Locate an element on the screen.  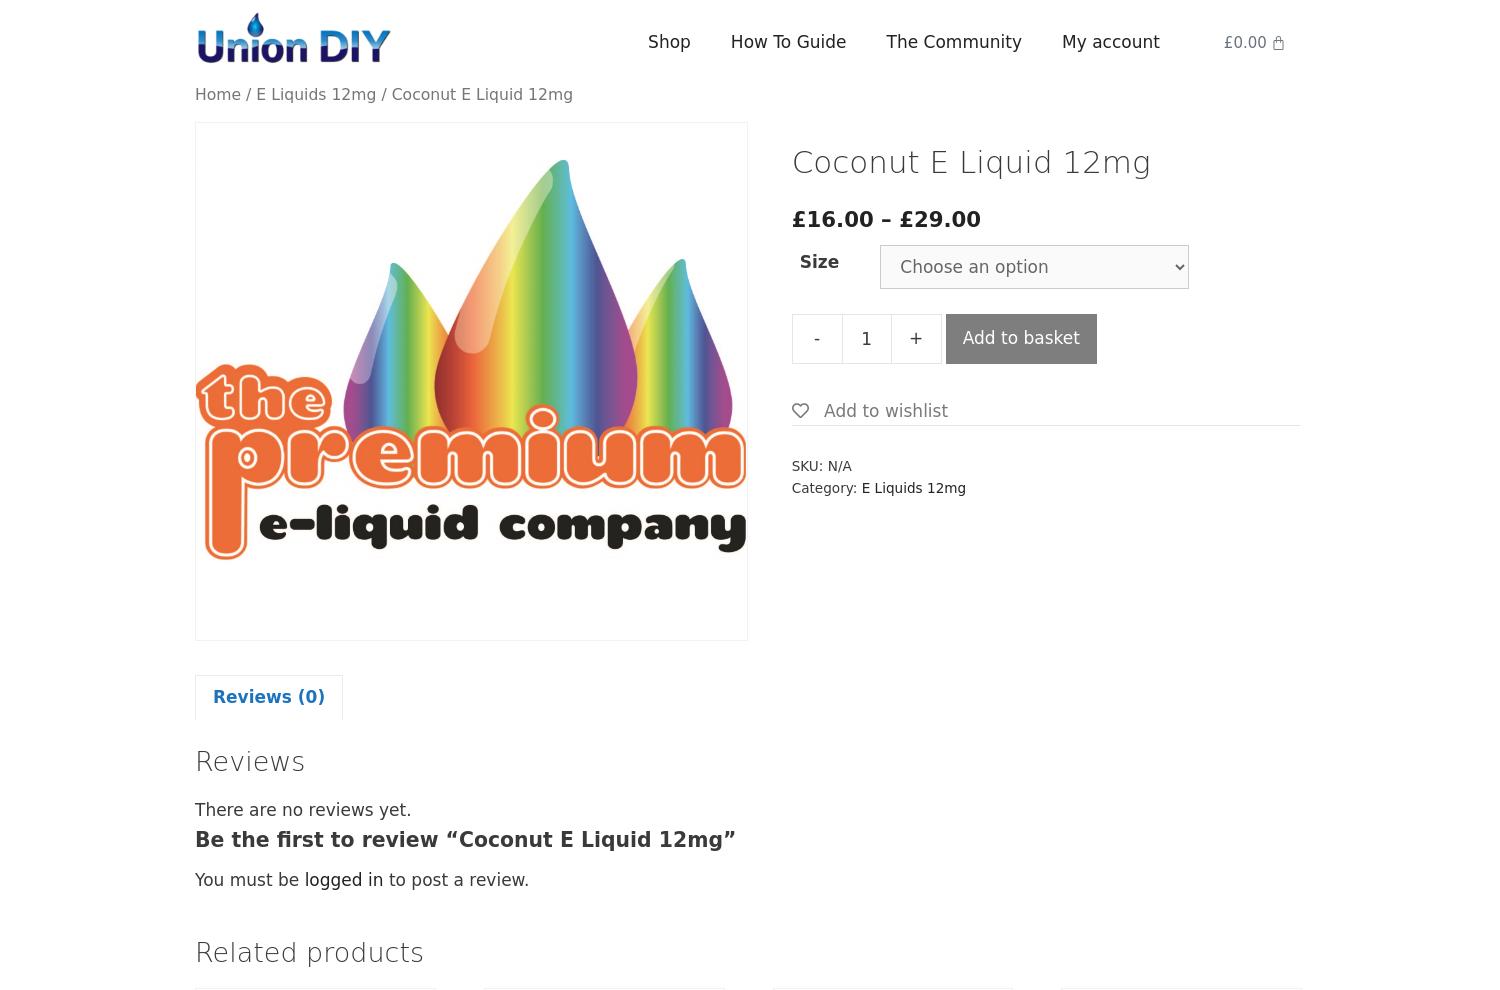
'My account' is located at coordinates (1109, 40).